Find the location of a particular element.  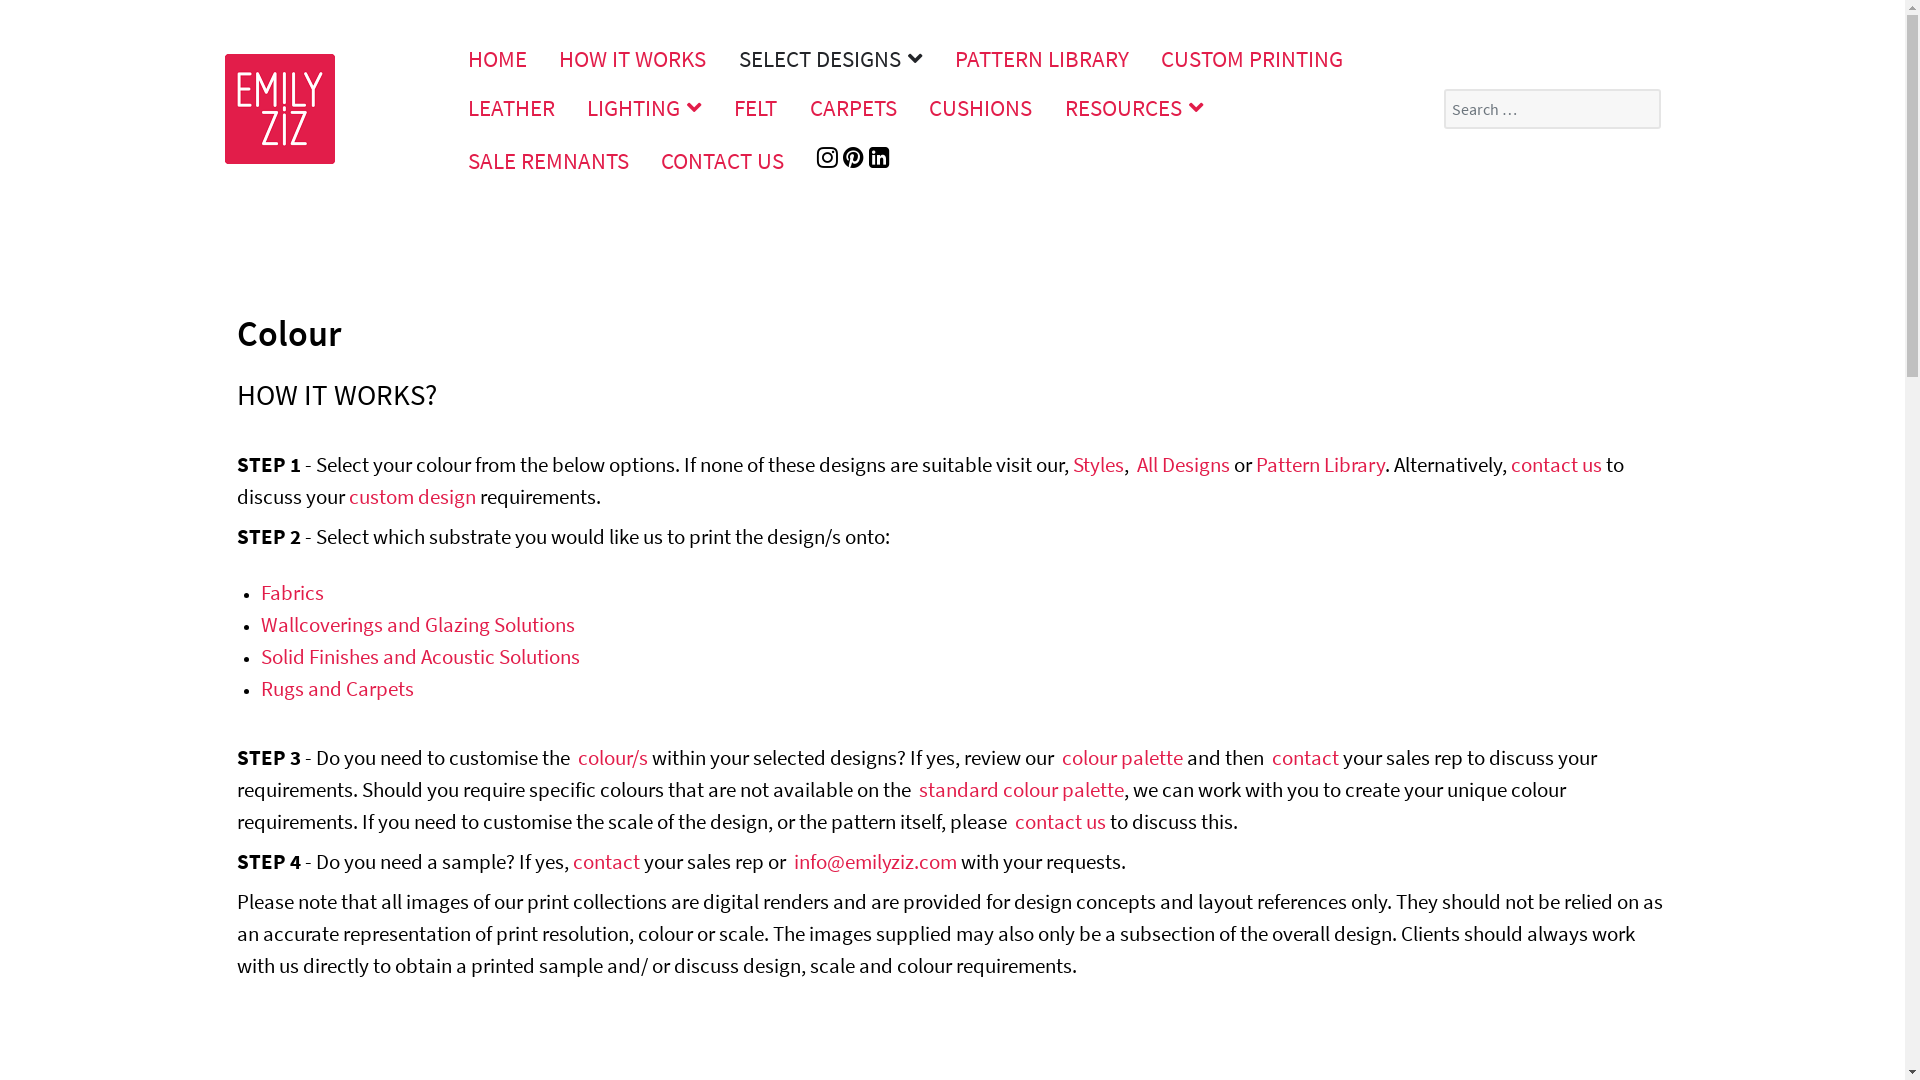

'HOW IT WORKS' is located at coordinates (632, 57).